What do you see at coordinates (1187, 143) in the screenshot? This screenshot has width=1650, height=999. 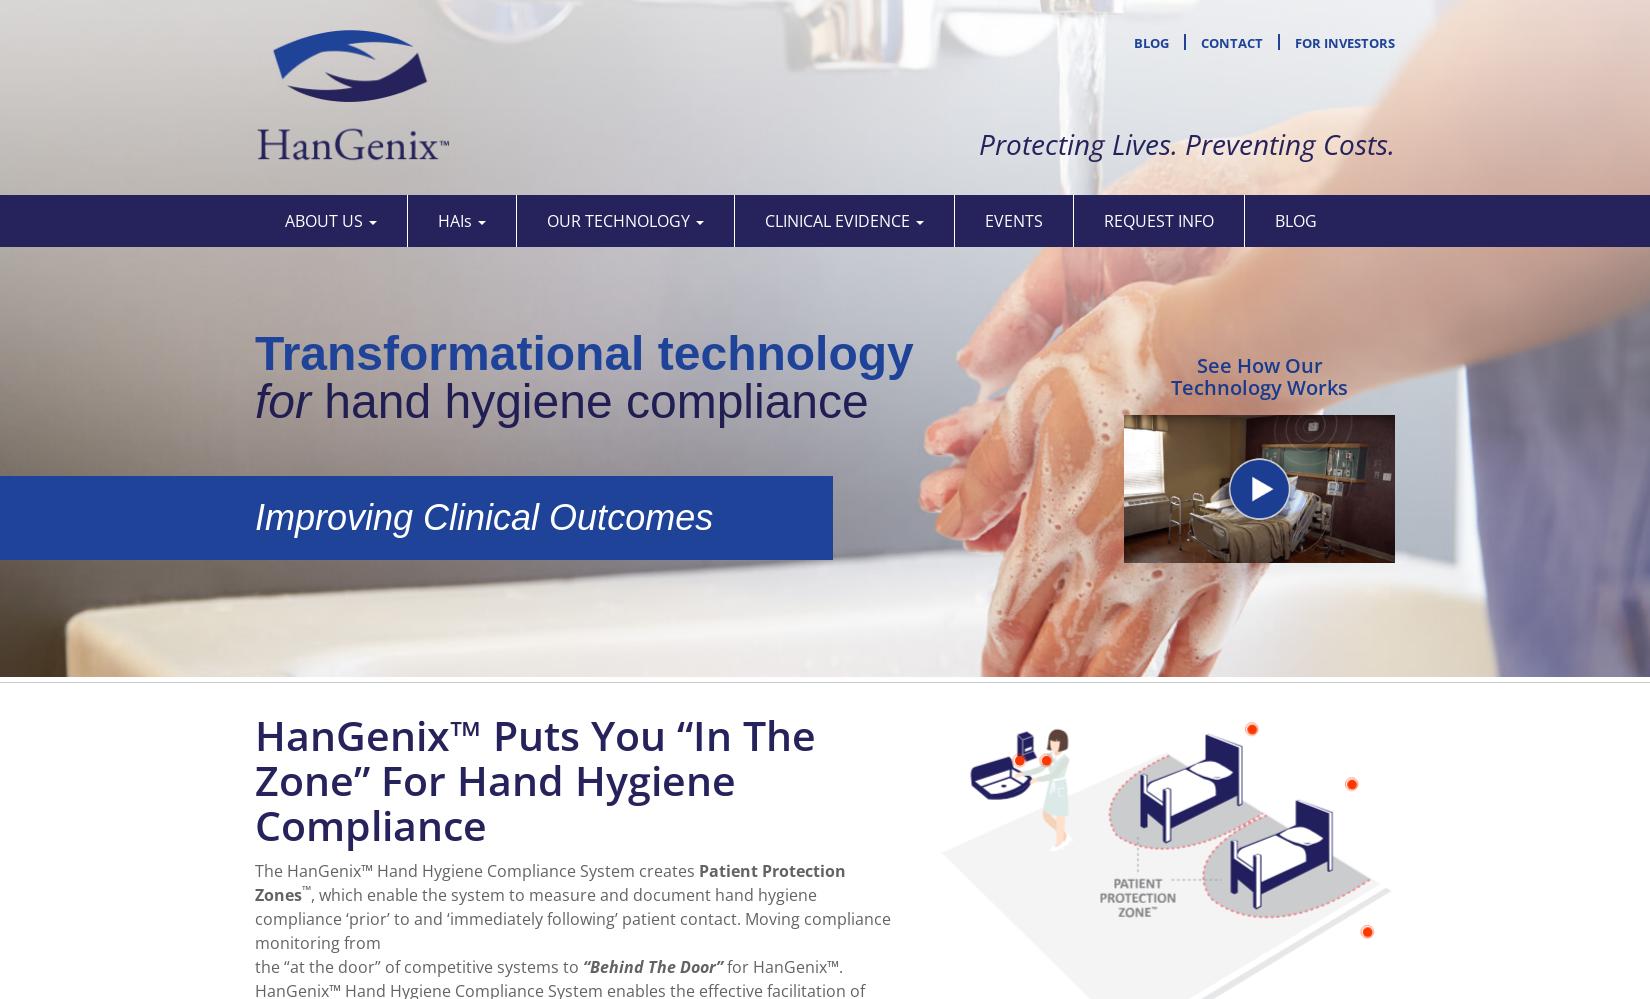 I see `'Protecting Lives. Preventing Costs.'` at bounding box center [1187, 143].